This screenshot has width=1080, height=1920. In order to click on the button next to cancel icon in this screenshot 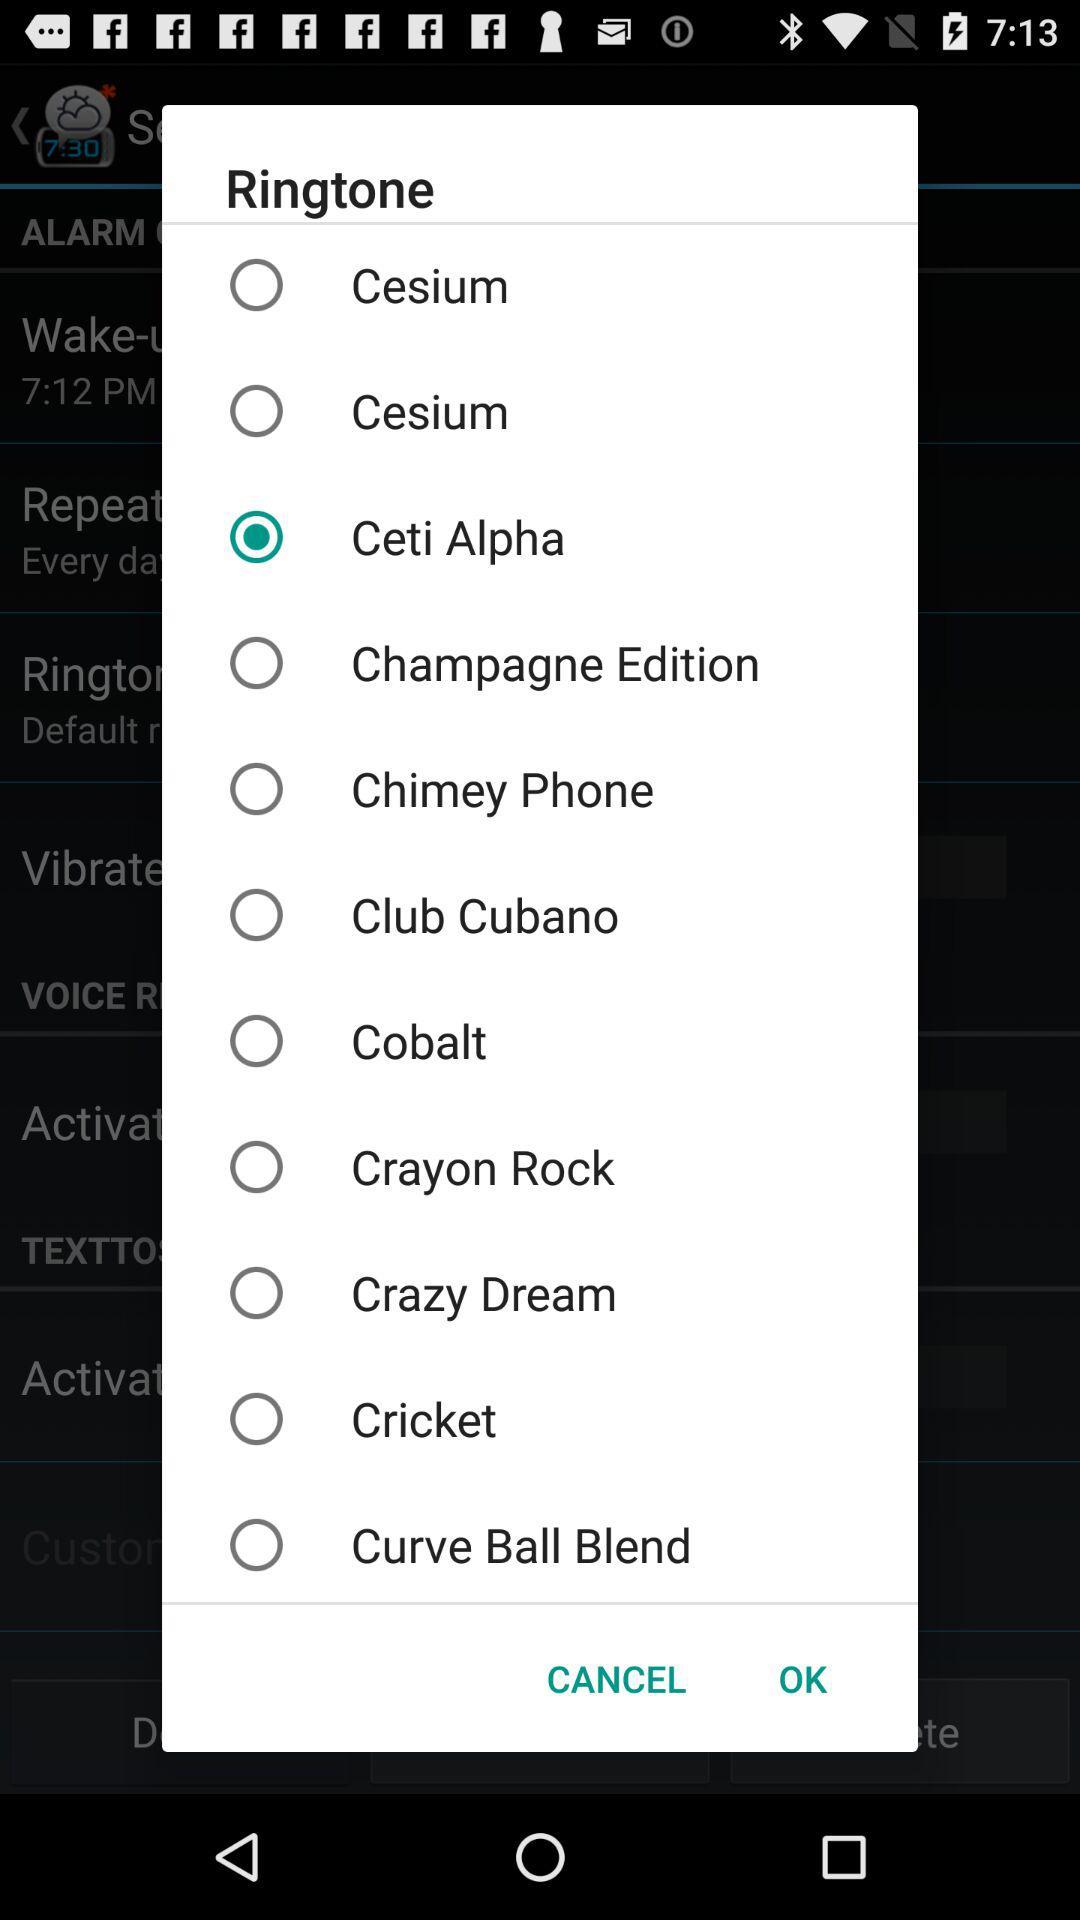, I will do `click(801, 1678)`.